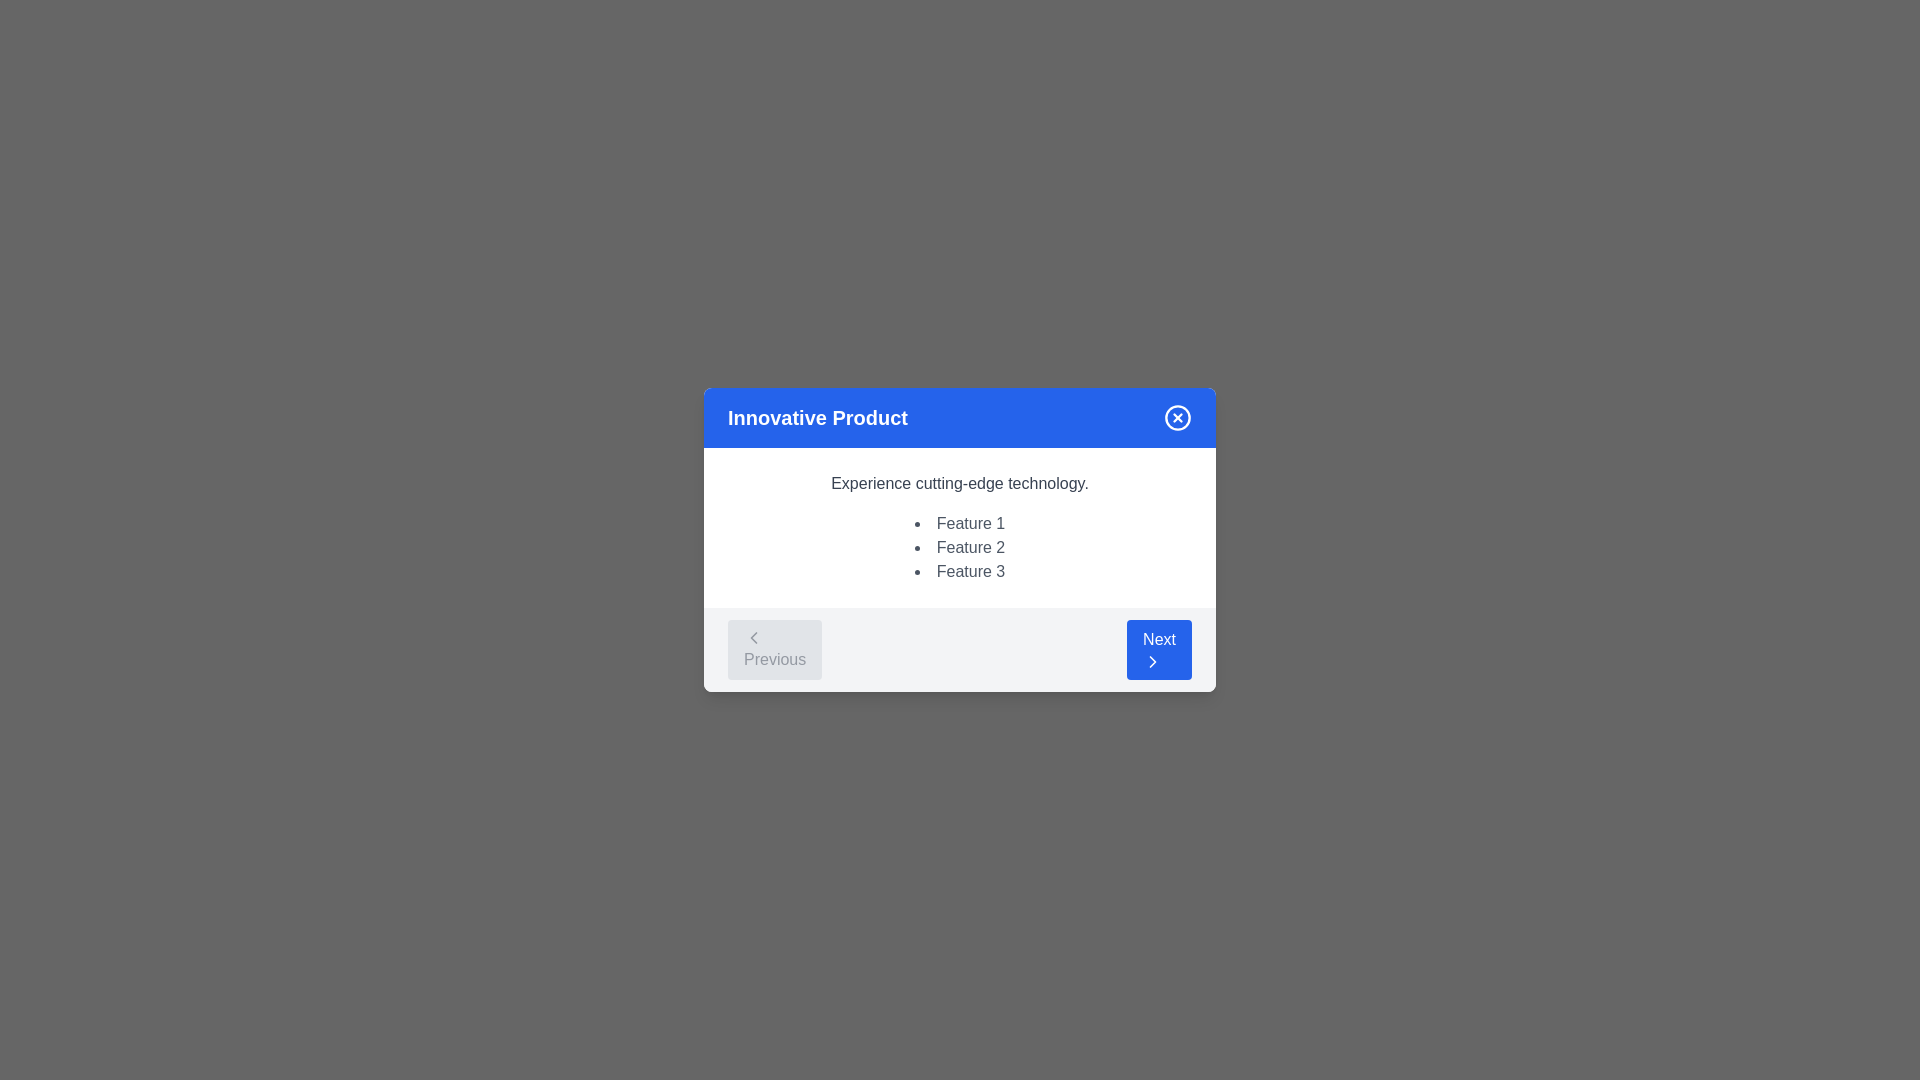 The height and width of the screenshot is (1080, 1920). Describe the element at coordinates (960, 523) in the screenshot. I see `the text element displaying 'Feature 1', which is the first item in a bulleted list under the heading 'Innovative Product' in a modal dialog box` at that location.